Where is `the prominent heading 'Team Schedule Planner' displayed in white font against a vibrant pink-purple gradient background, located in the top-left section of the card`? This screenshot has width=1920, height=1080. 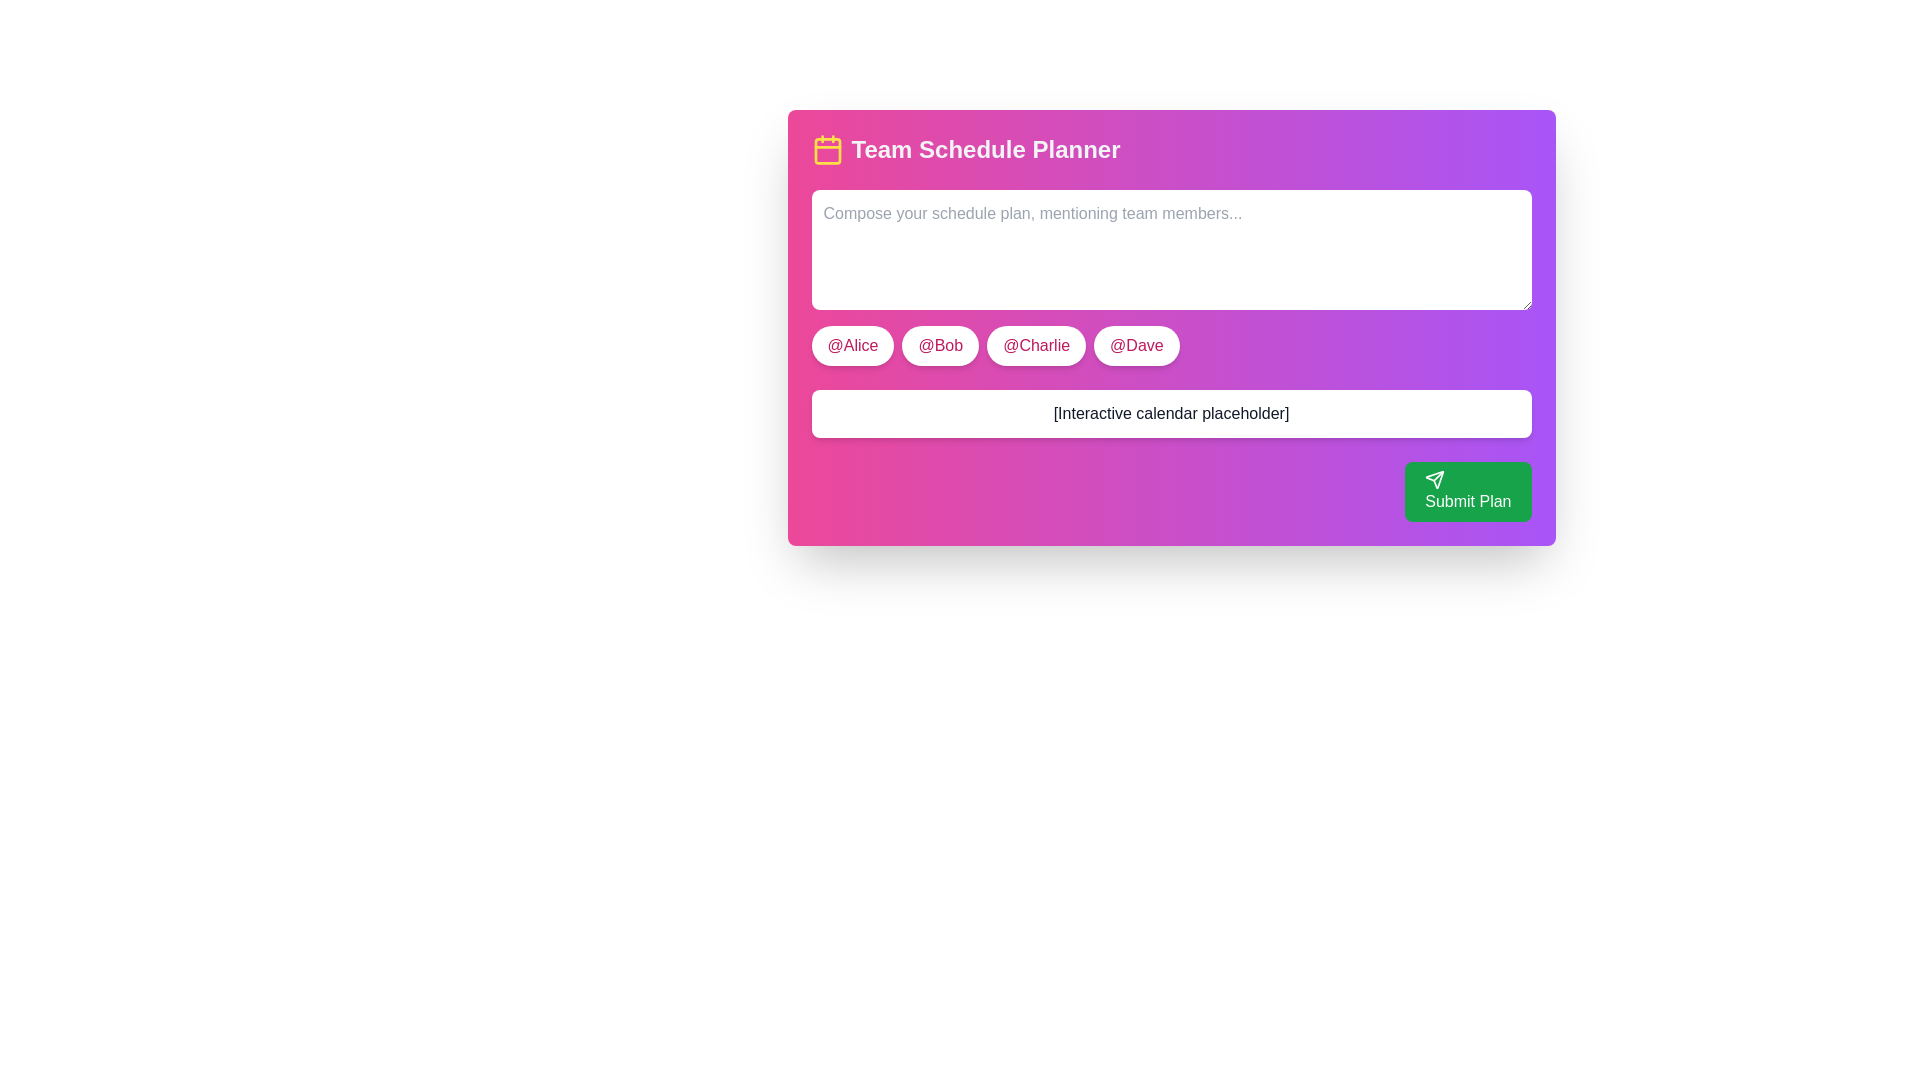
the prominent heading 'Team Schedule Planner' displayed in white font against a vibrant pink-purple gradient background, located in the top-left section of the card is located at coordinates (985, 149).